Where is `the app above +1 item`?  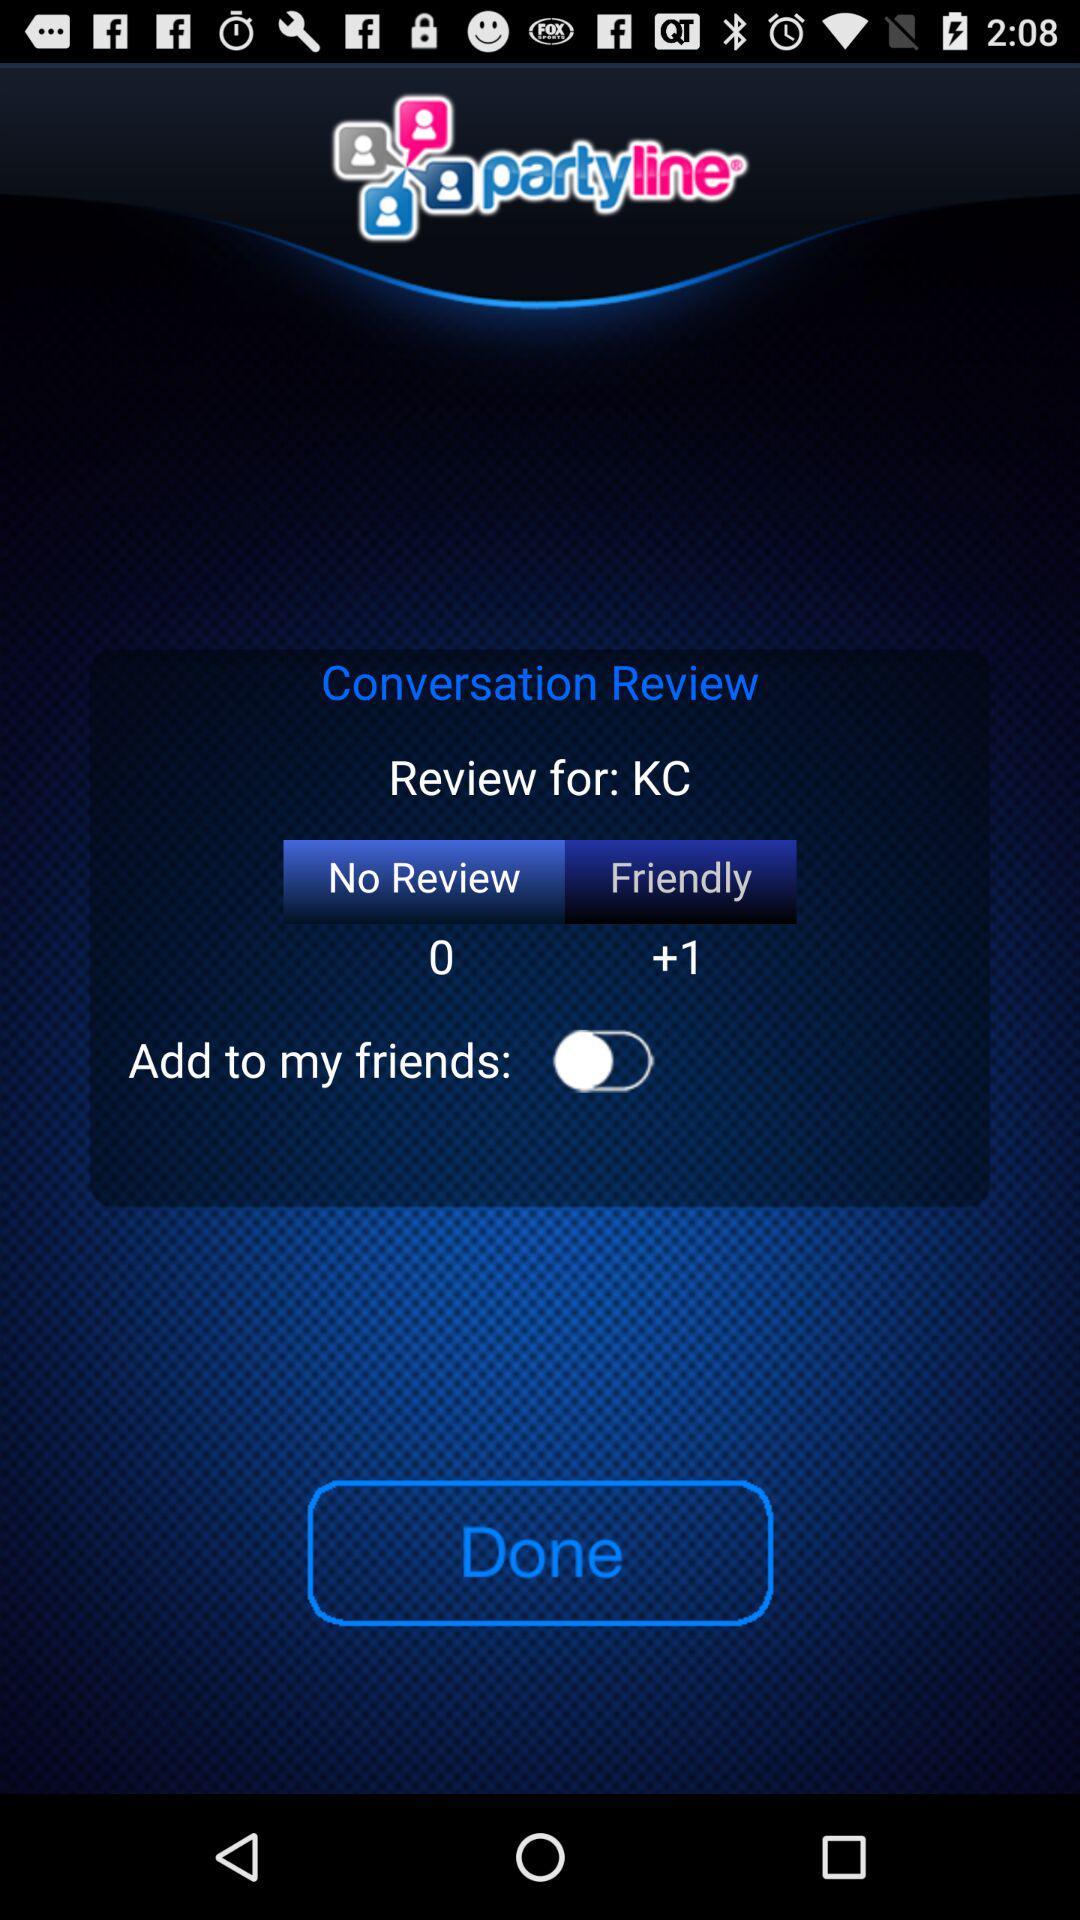 the app above +1 item is located at coordinates (679, 881).